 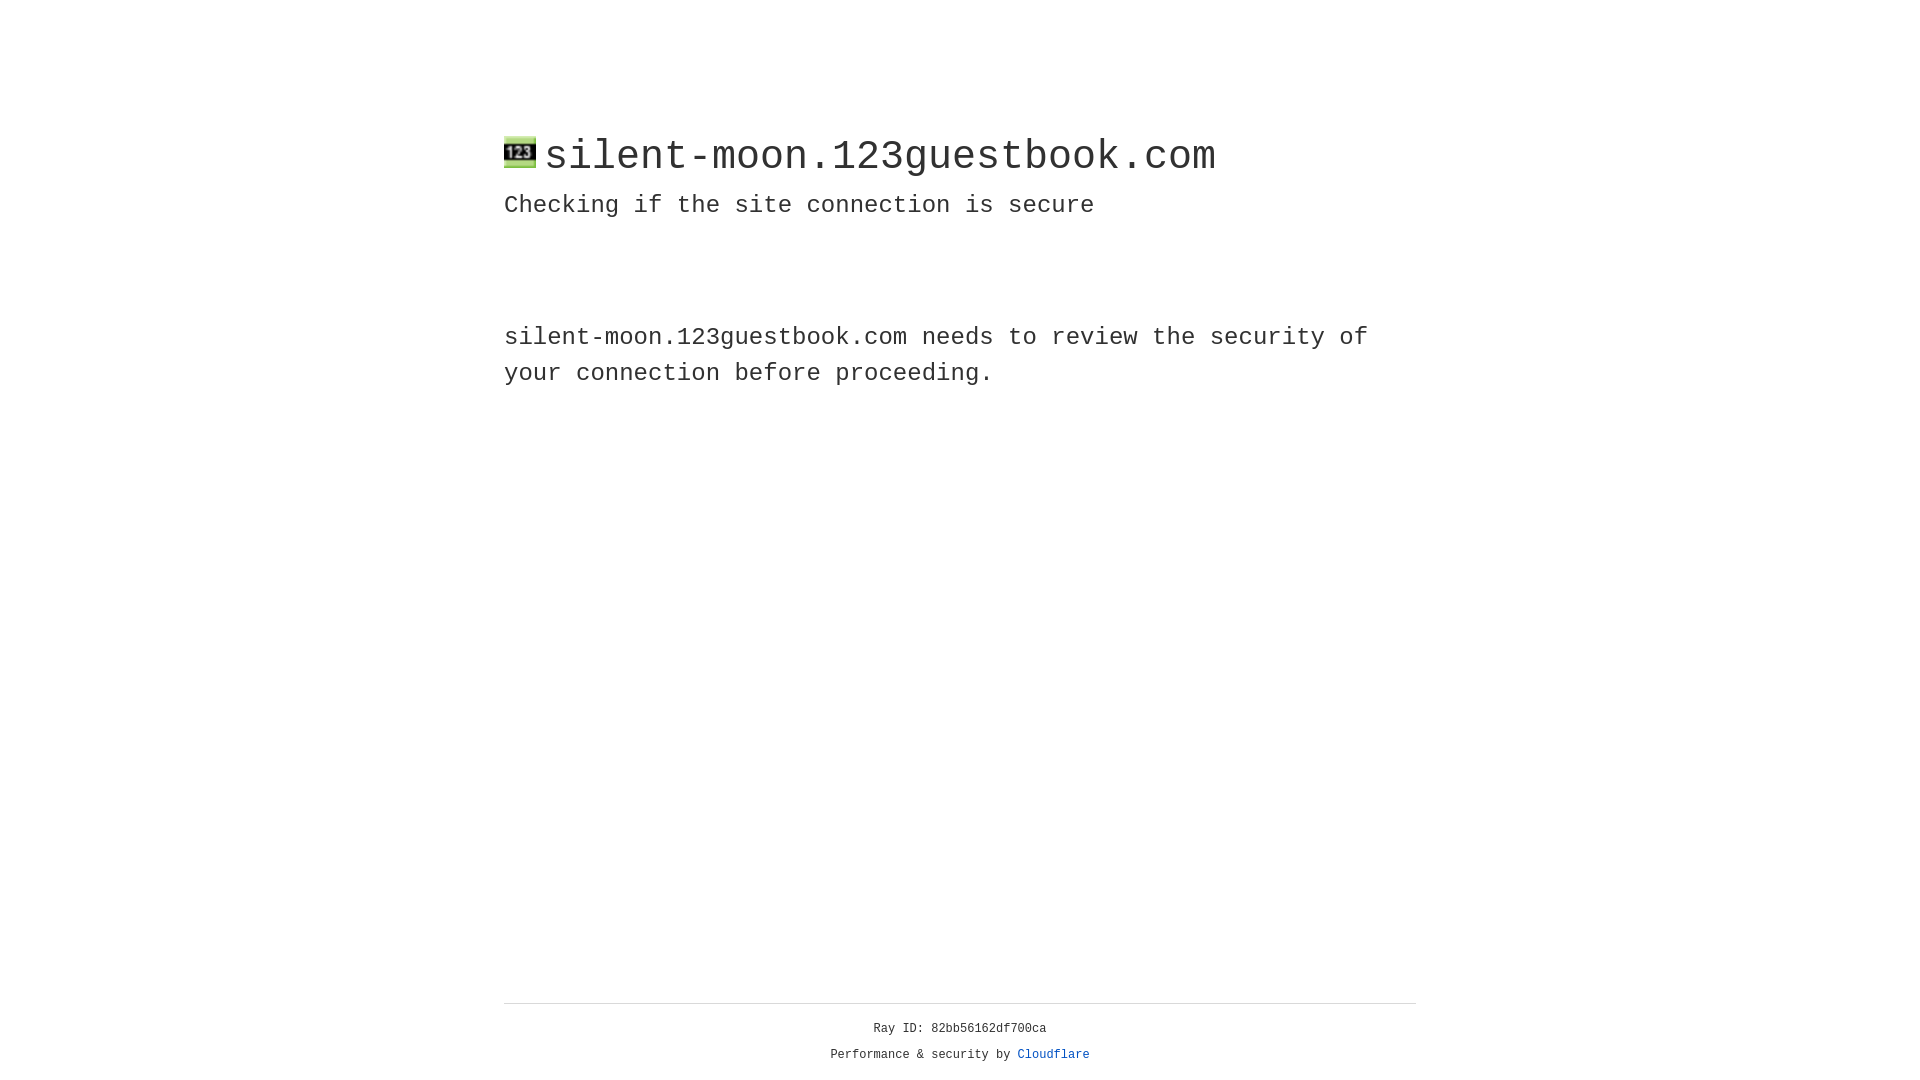 What do you see at coordinates (1053, 1054) in the screenshot?
I see `'Cloudflare'` at bounding box center [1053, 1054].